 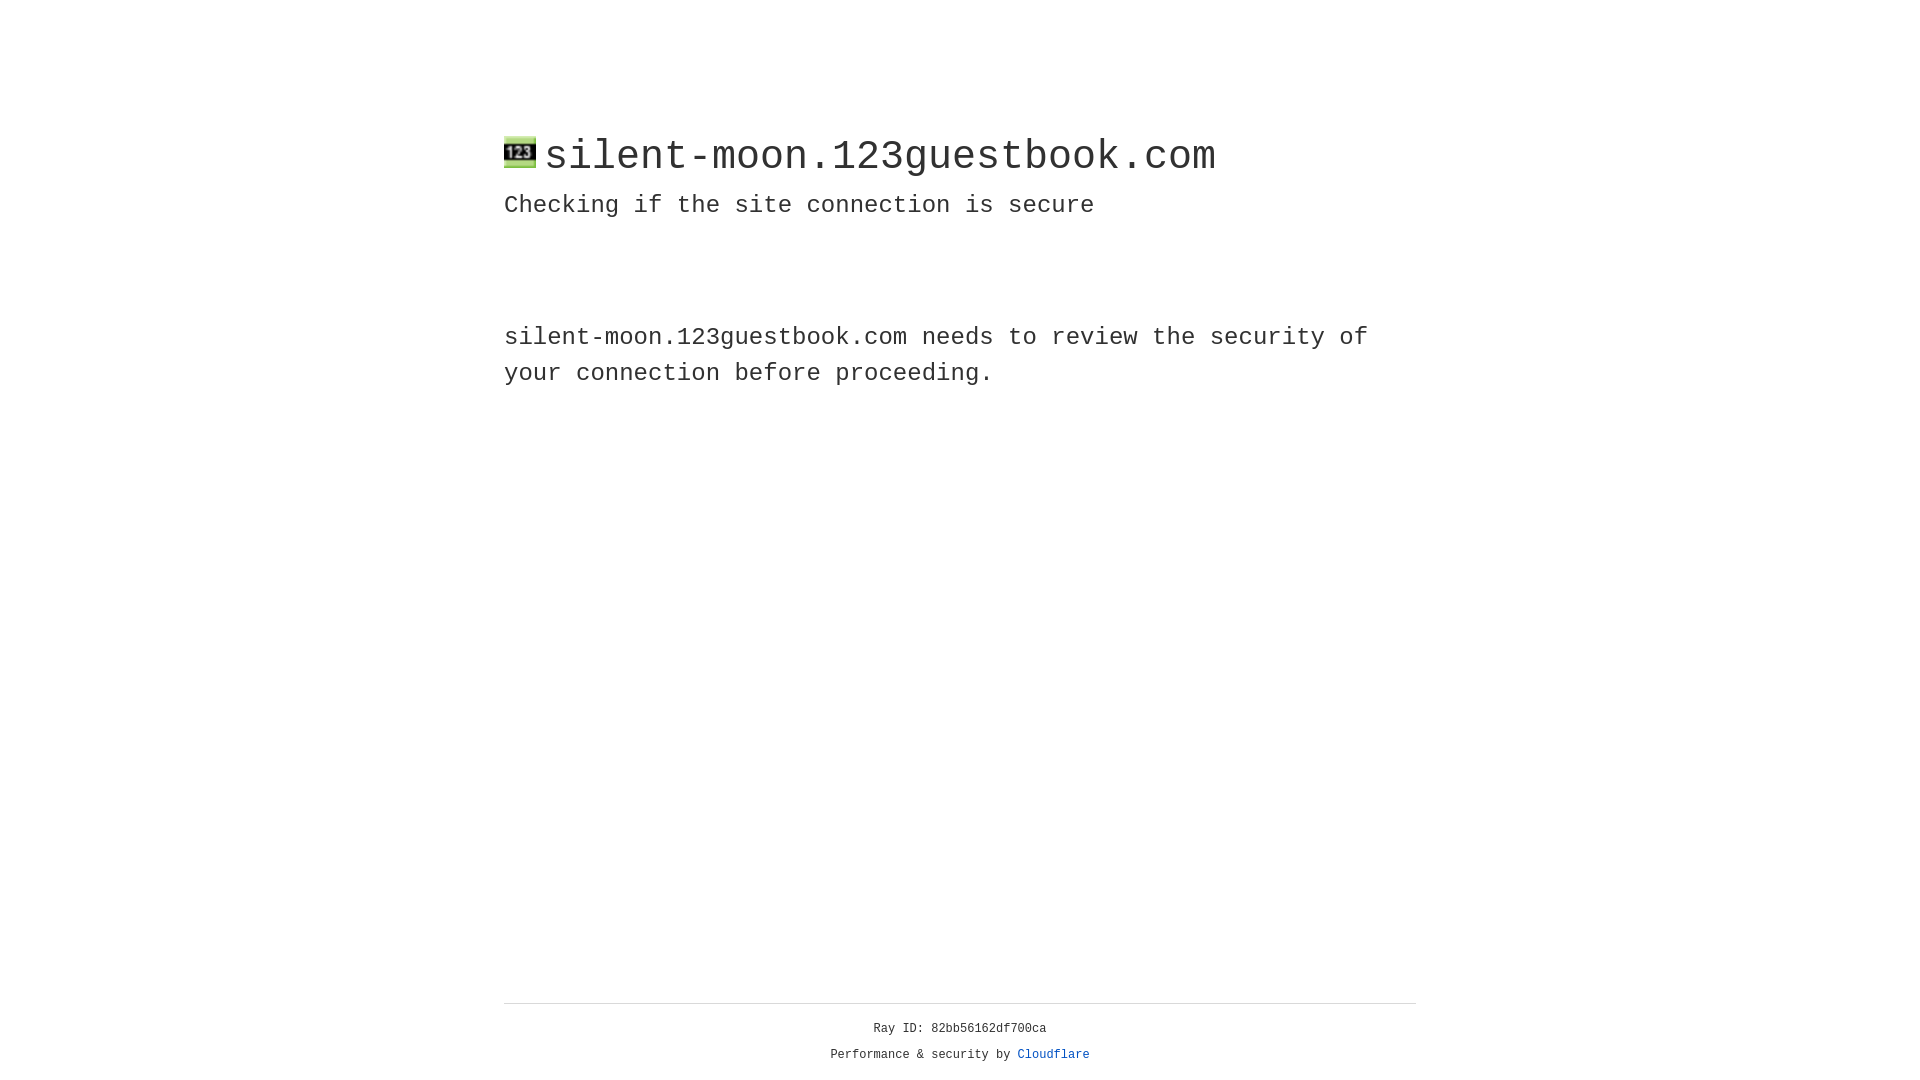 What do you see at coordinates (1053, 1054) in the screenshot?
I see `'Cloudflare'` at bounding box center [1053, 1054].